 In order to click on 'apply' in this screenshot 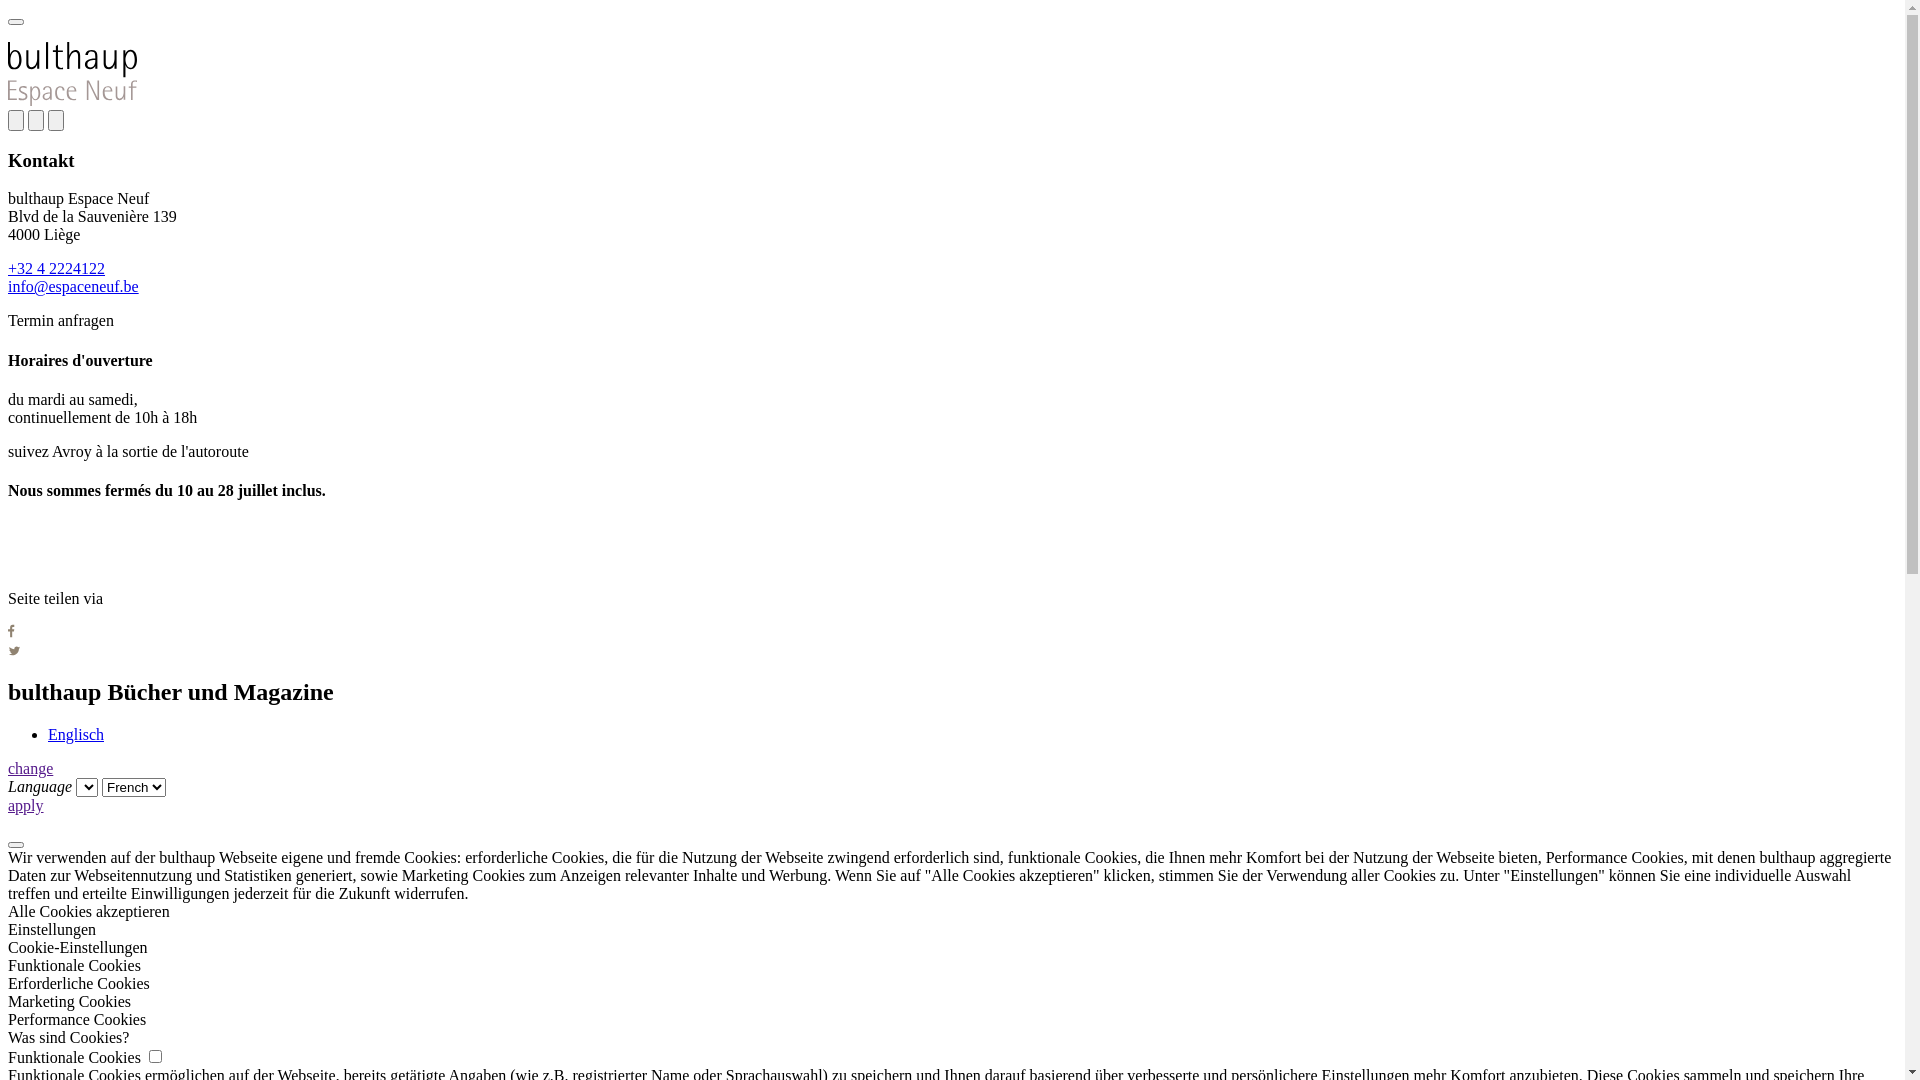, I will do `click(25, 804)`.